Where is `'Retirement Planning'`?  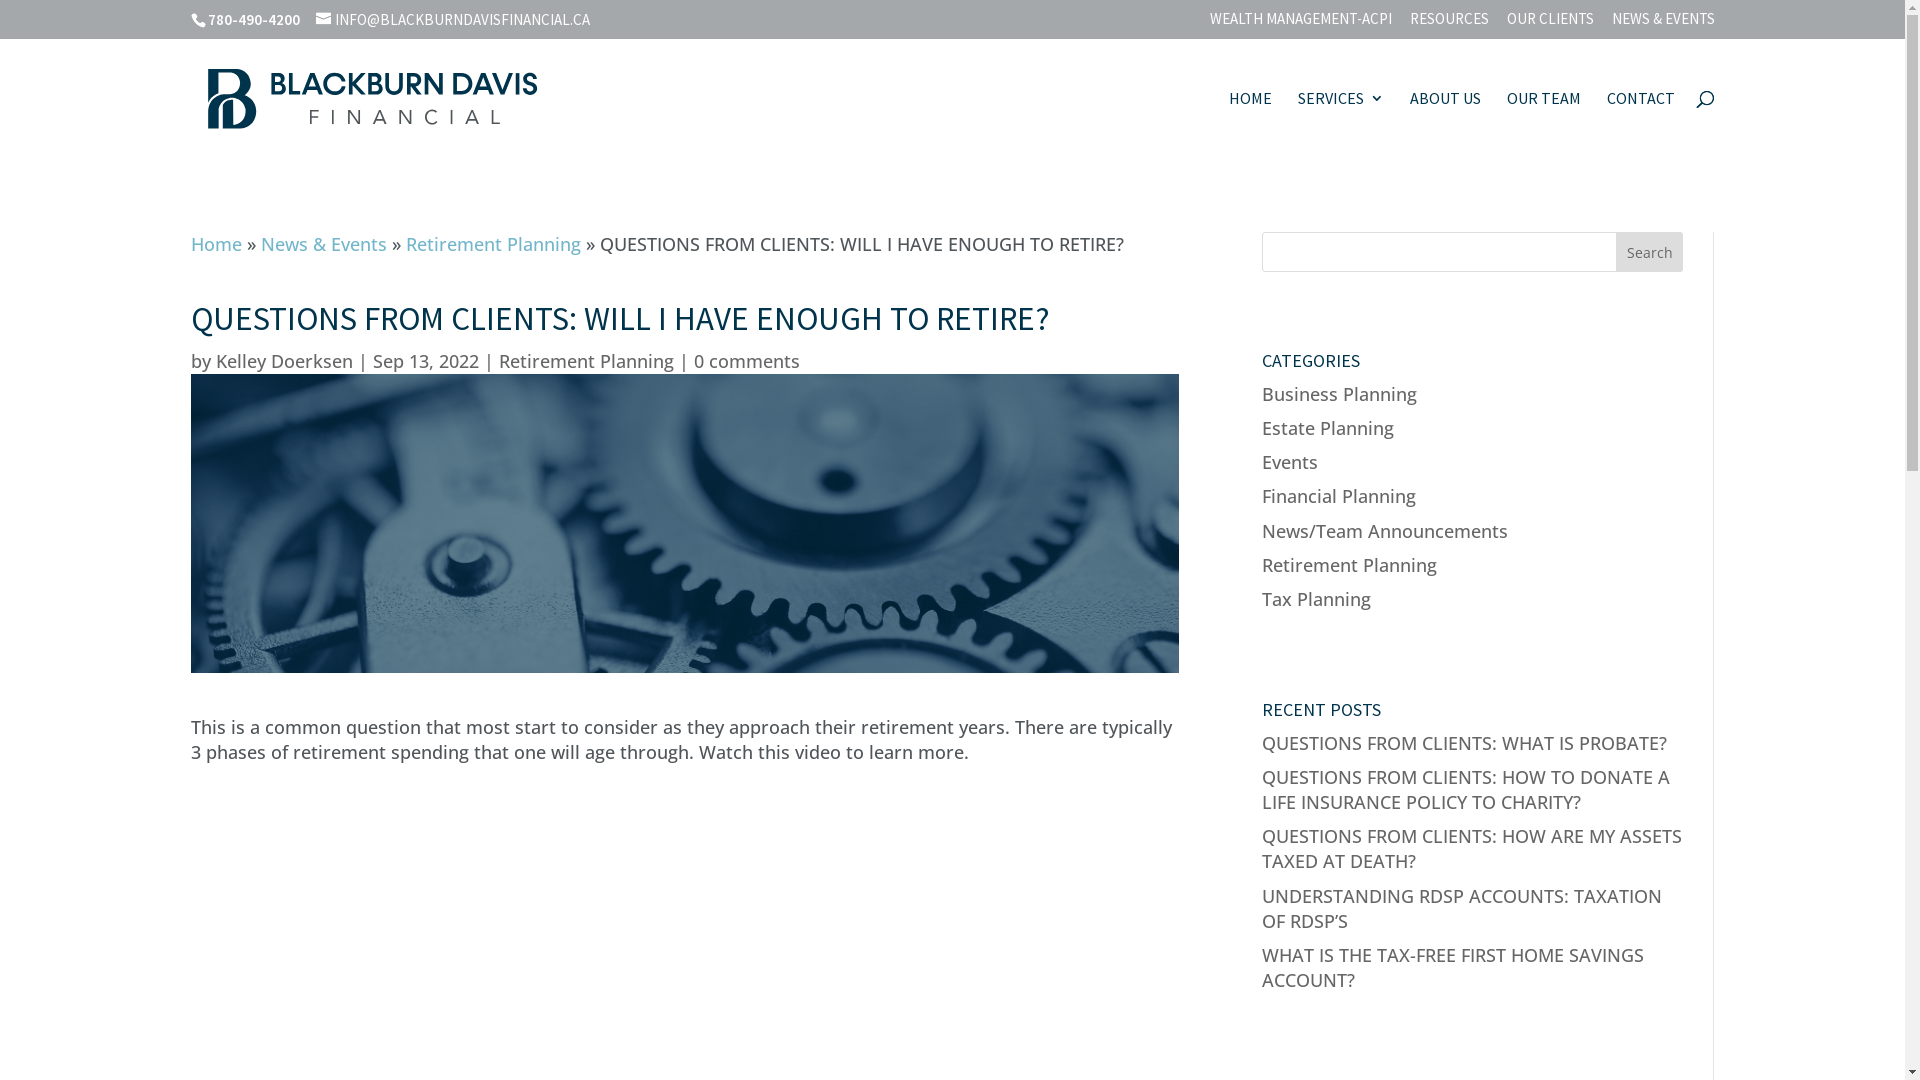
'Retirement Planning' is located at coordinates (584, 361).